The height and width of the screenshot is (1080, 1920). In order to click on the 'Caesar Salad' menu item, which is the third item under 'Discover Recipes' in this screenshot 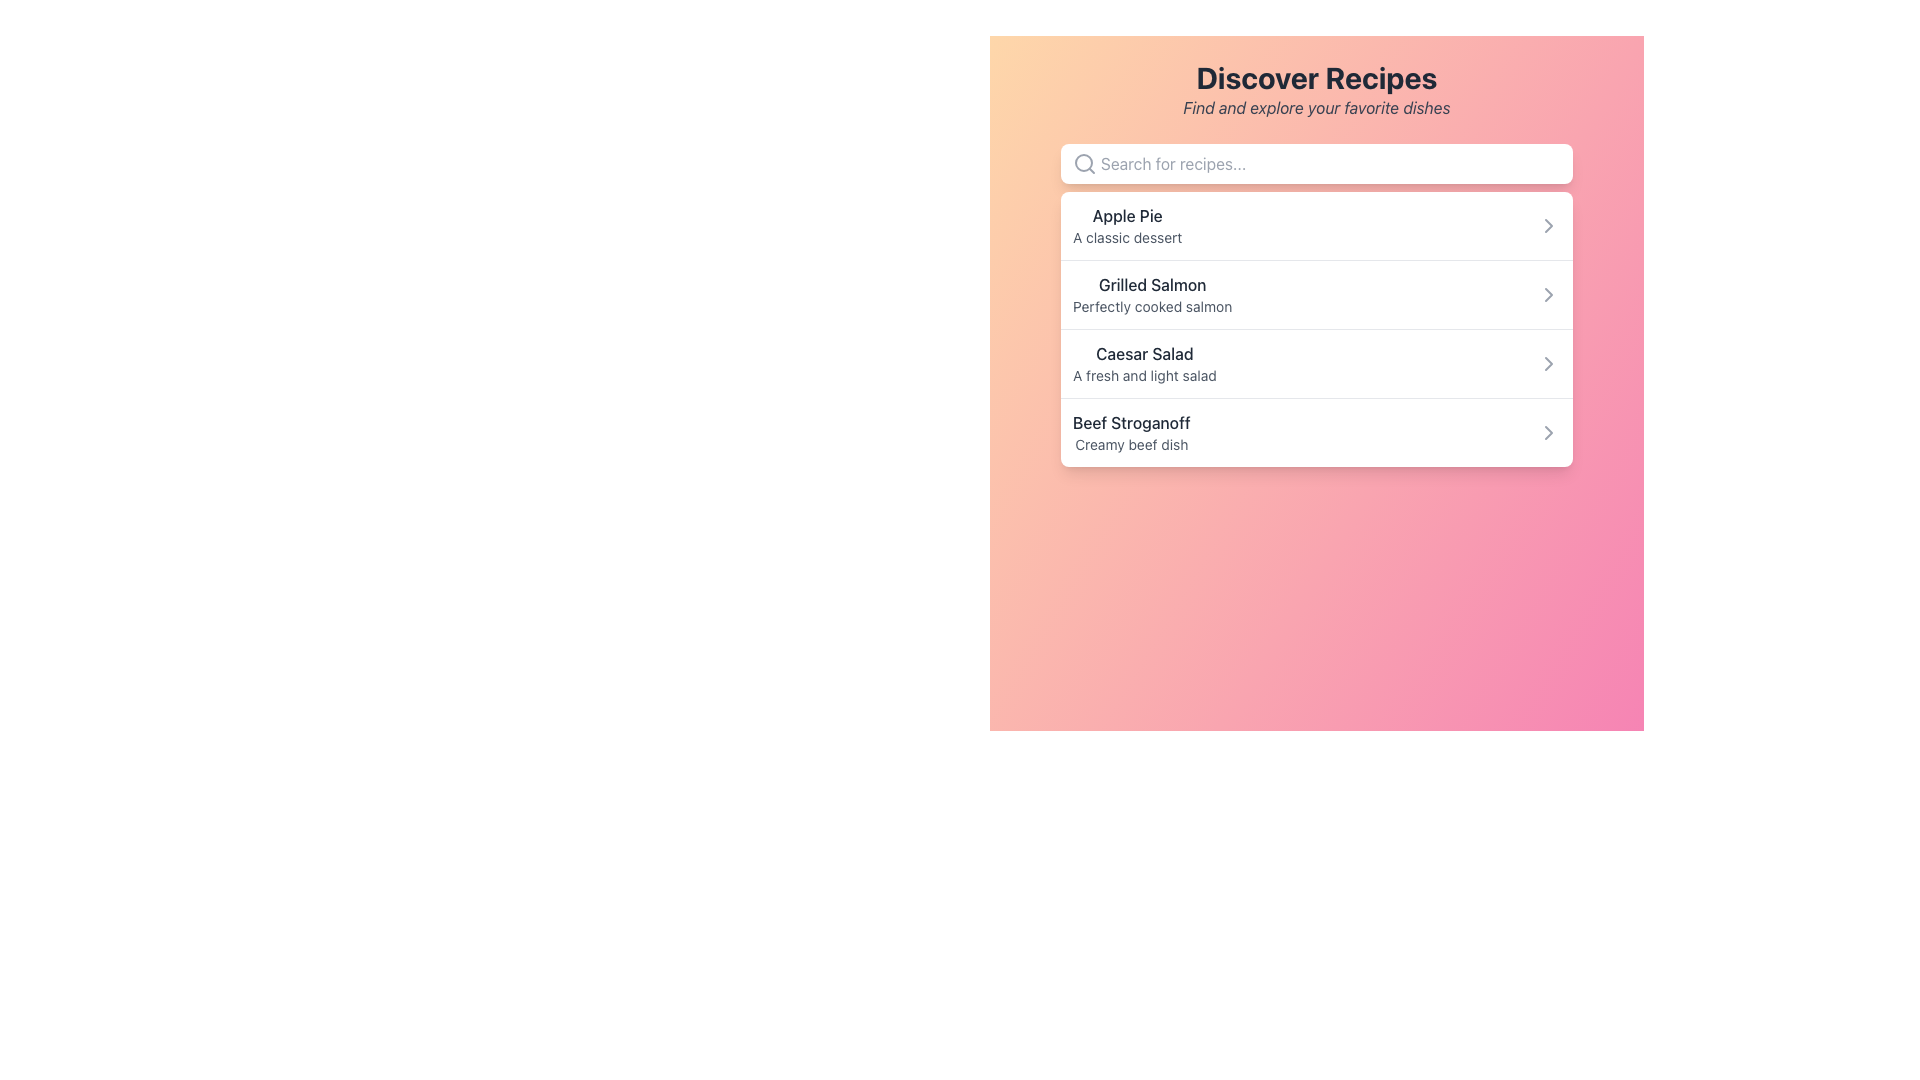, I will do `click(1144, 363)`.